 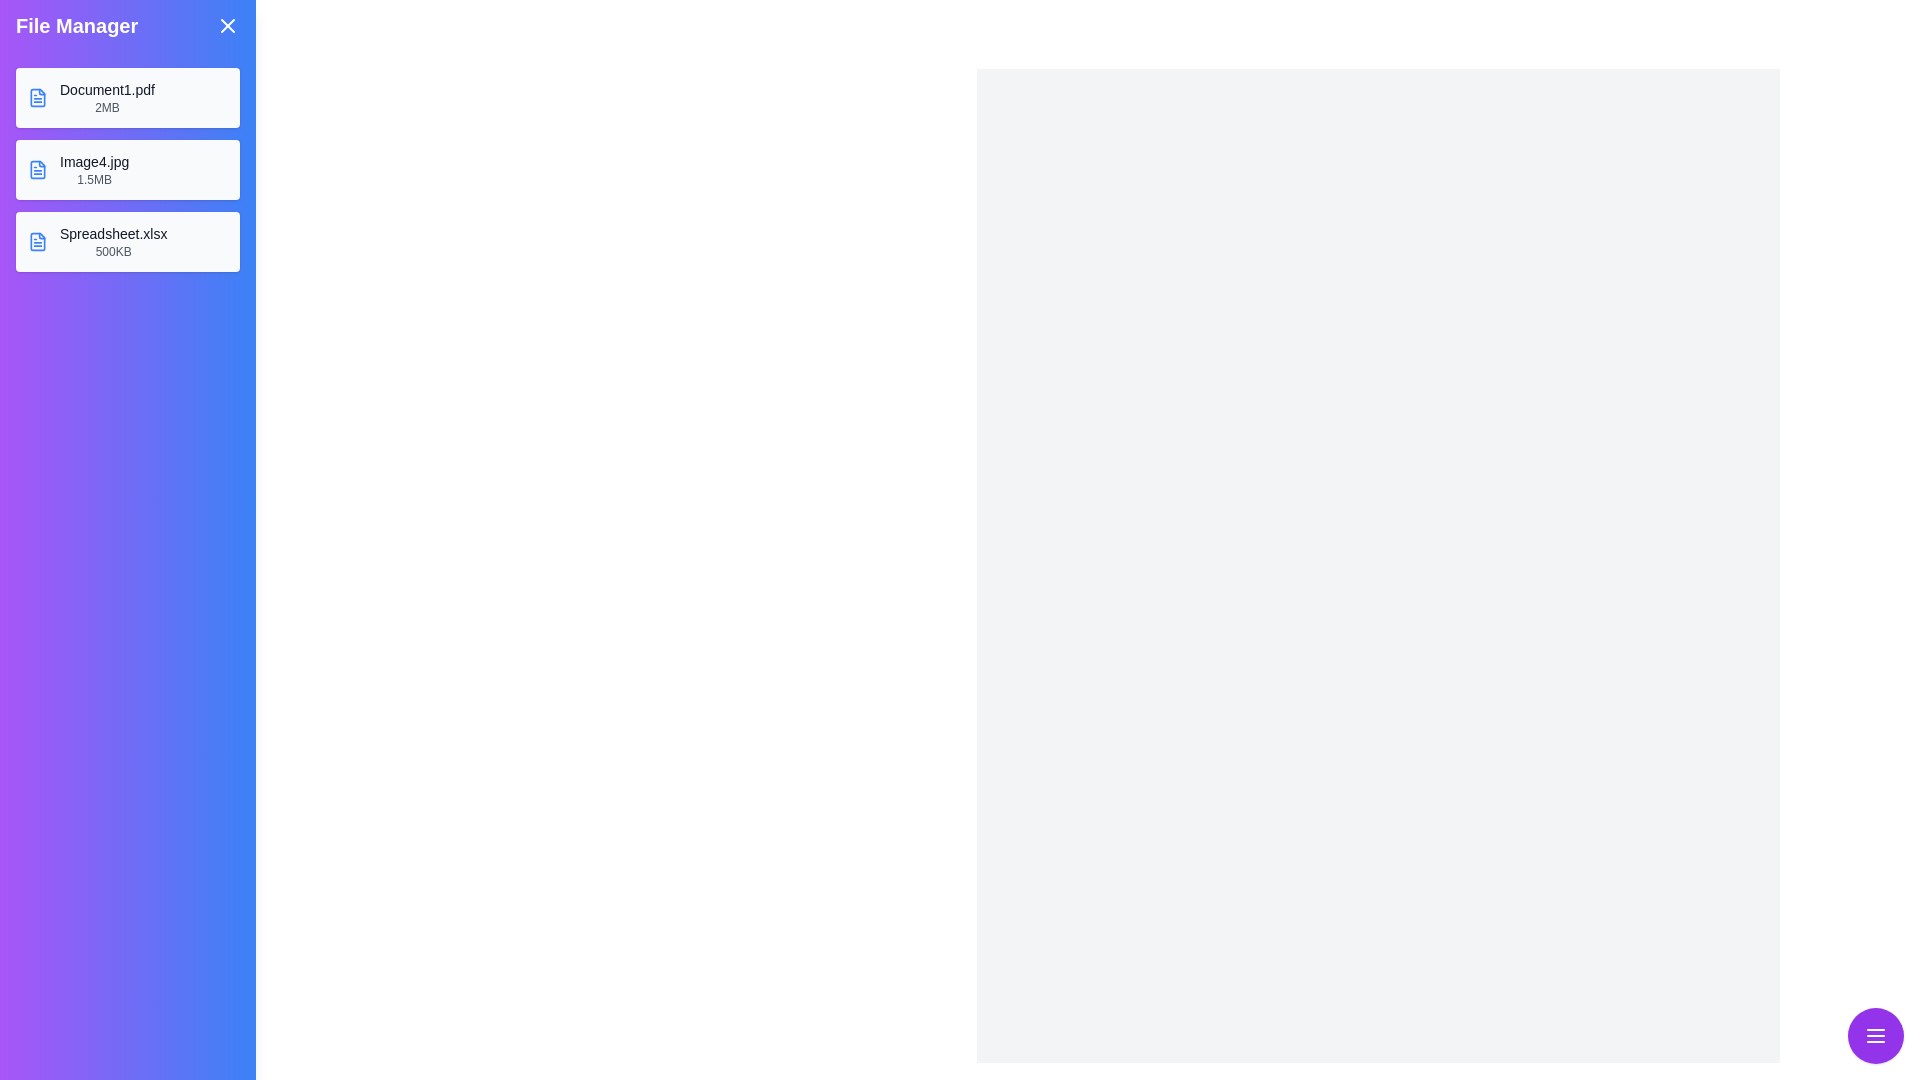 What do you see at coordinates (105, 97) in the screenshot?
I see `the text display for the file metadata of 'Document1.pdf'` at bounding box center [105, 97].